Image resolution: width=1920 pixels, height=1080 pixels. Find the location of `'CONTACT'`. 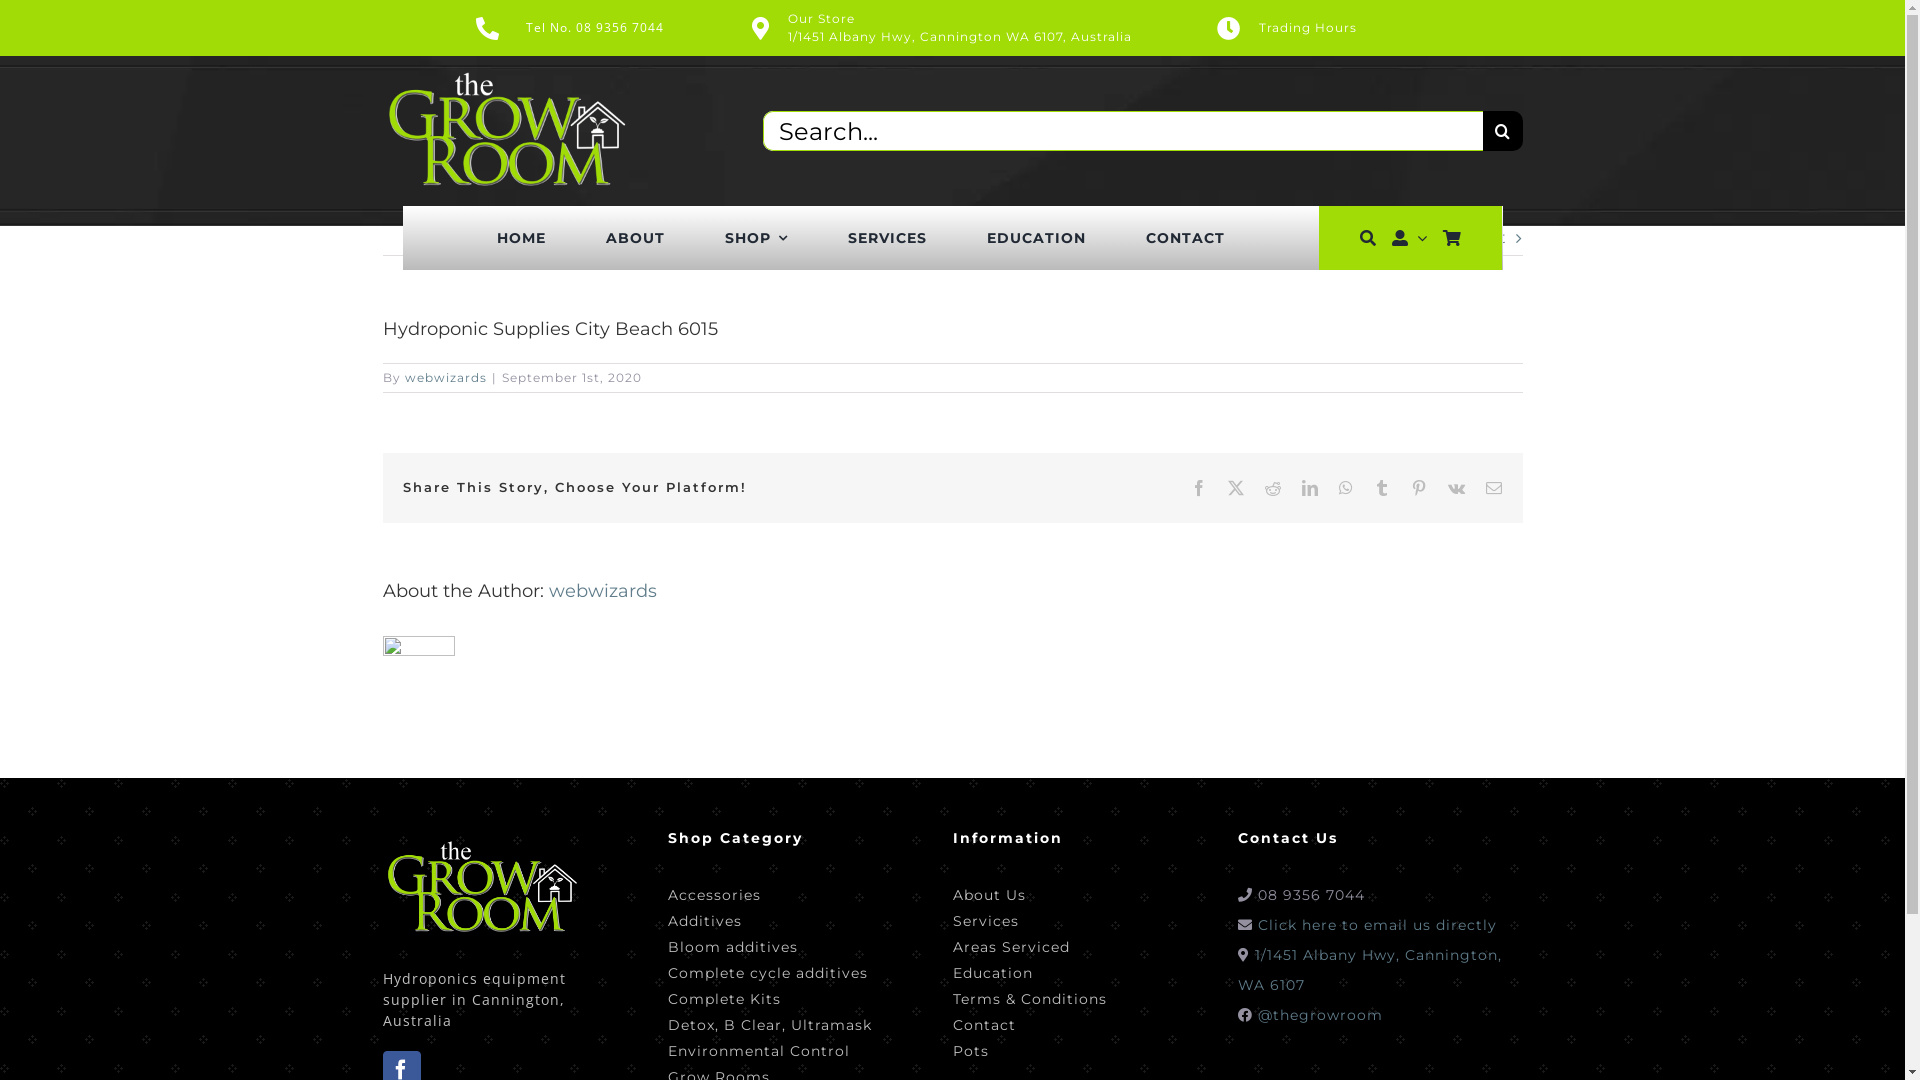

'CONTACT' is located at coordinates (1146, 237).